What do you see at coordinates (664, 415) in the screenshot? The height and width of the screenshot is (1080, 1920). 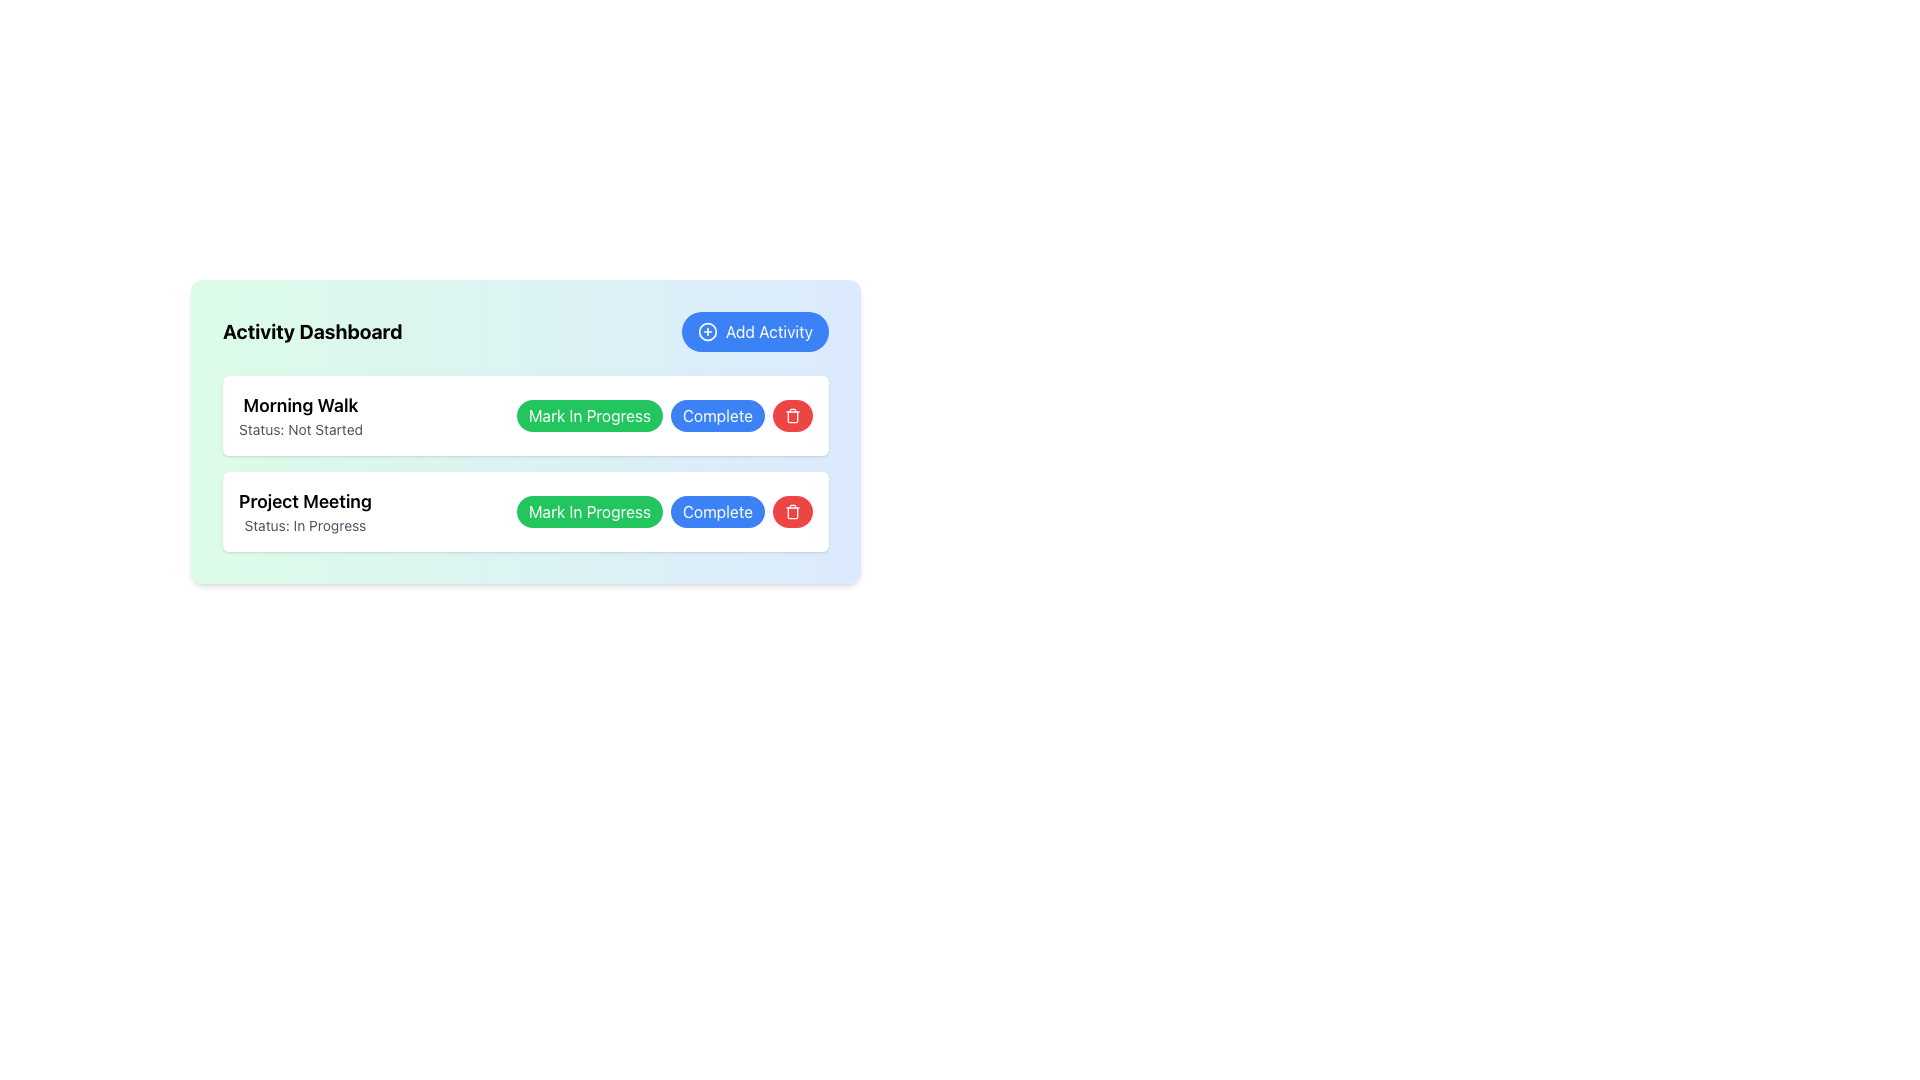 I see `the 'Mark In Progress' button in the task management button group located to the right of the 'Morning Walk' task's status` at bounding box center [664, 415].